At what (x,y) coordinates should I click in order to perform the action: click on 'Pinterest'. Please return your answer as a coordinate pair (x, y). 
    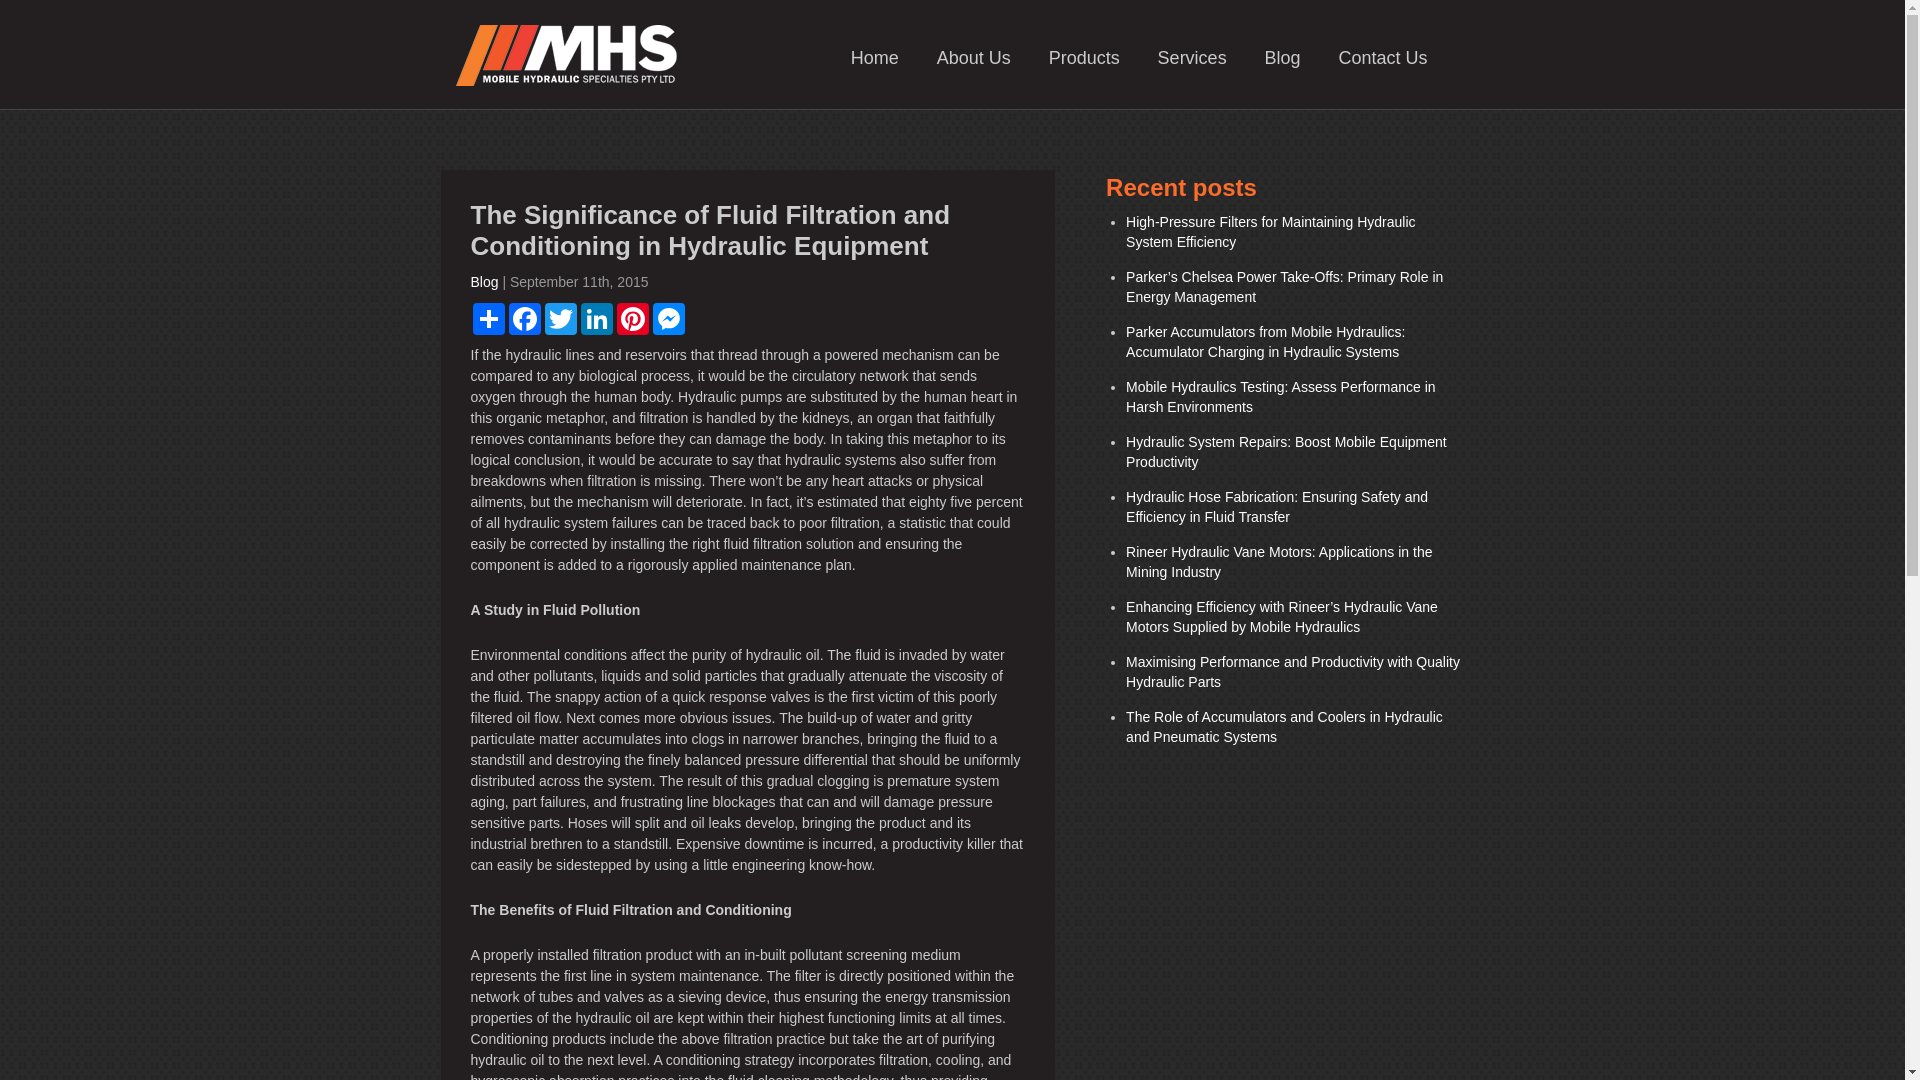
    Looking at the image, I should click on (631, 318).